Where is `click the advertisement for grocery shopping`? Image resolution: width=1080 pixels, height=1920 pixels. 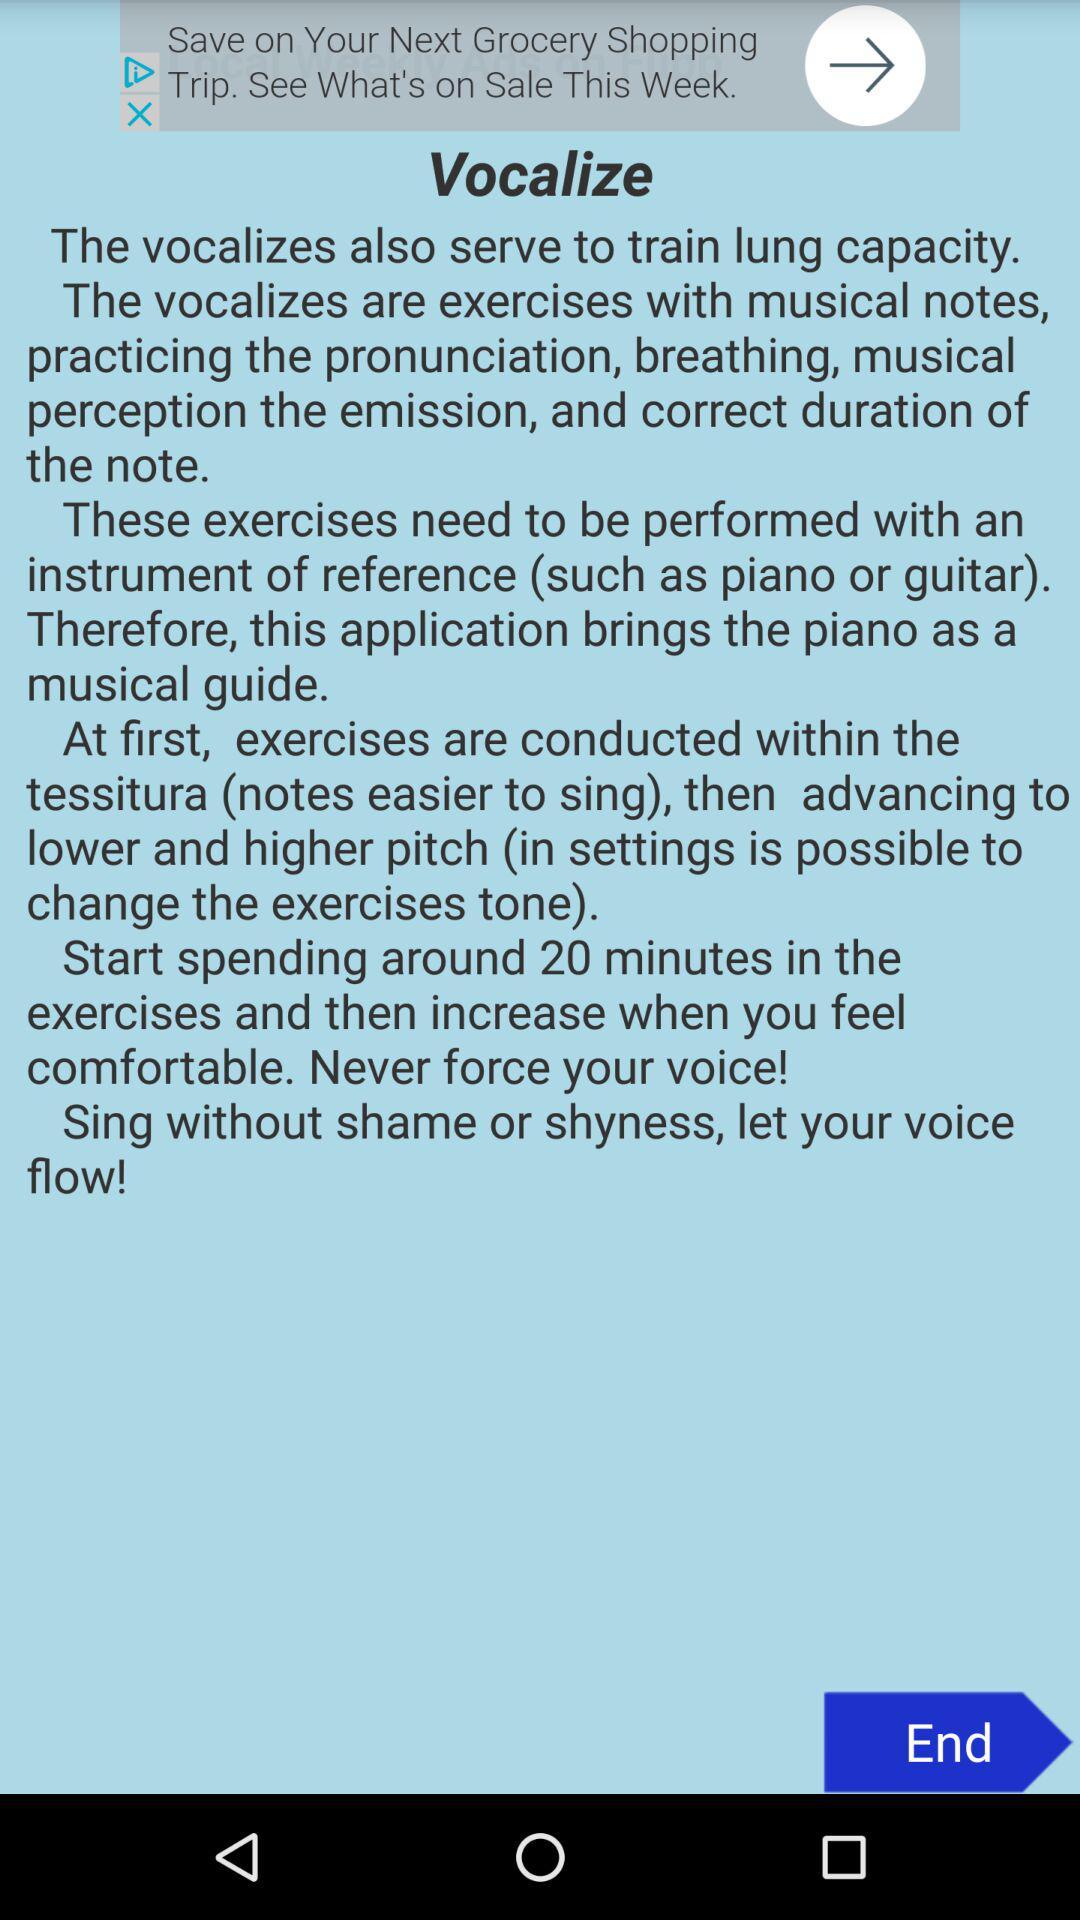 click the advertisement for grocery shopping is located at coordinates (540, 65).